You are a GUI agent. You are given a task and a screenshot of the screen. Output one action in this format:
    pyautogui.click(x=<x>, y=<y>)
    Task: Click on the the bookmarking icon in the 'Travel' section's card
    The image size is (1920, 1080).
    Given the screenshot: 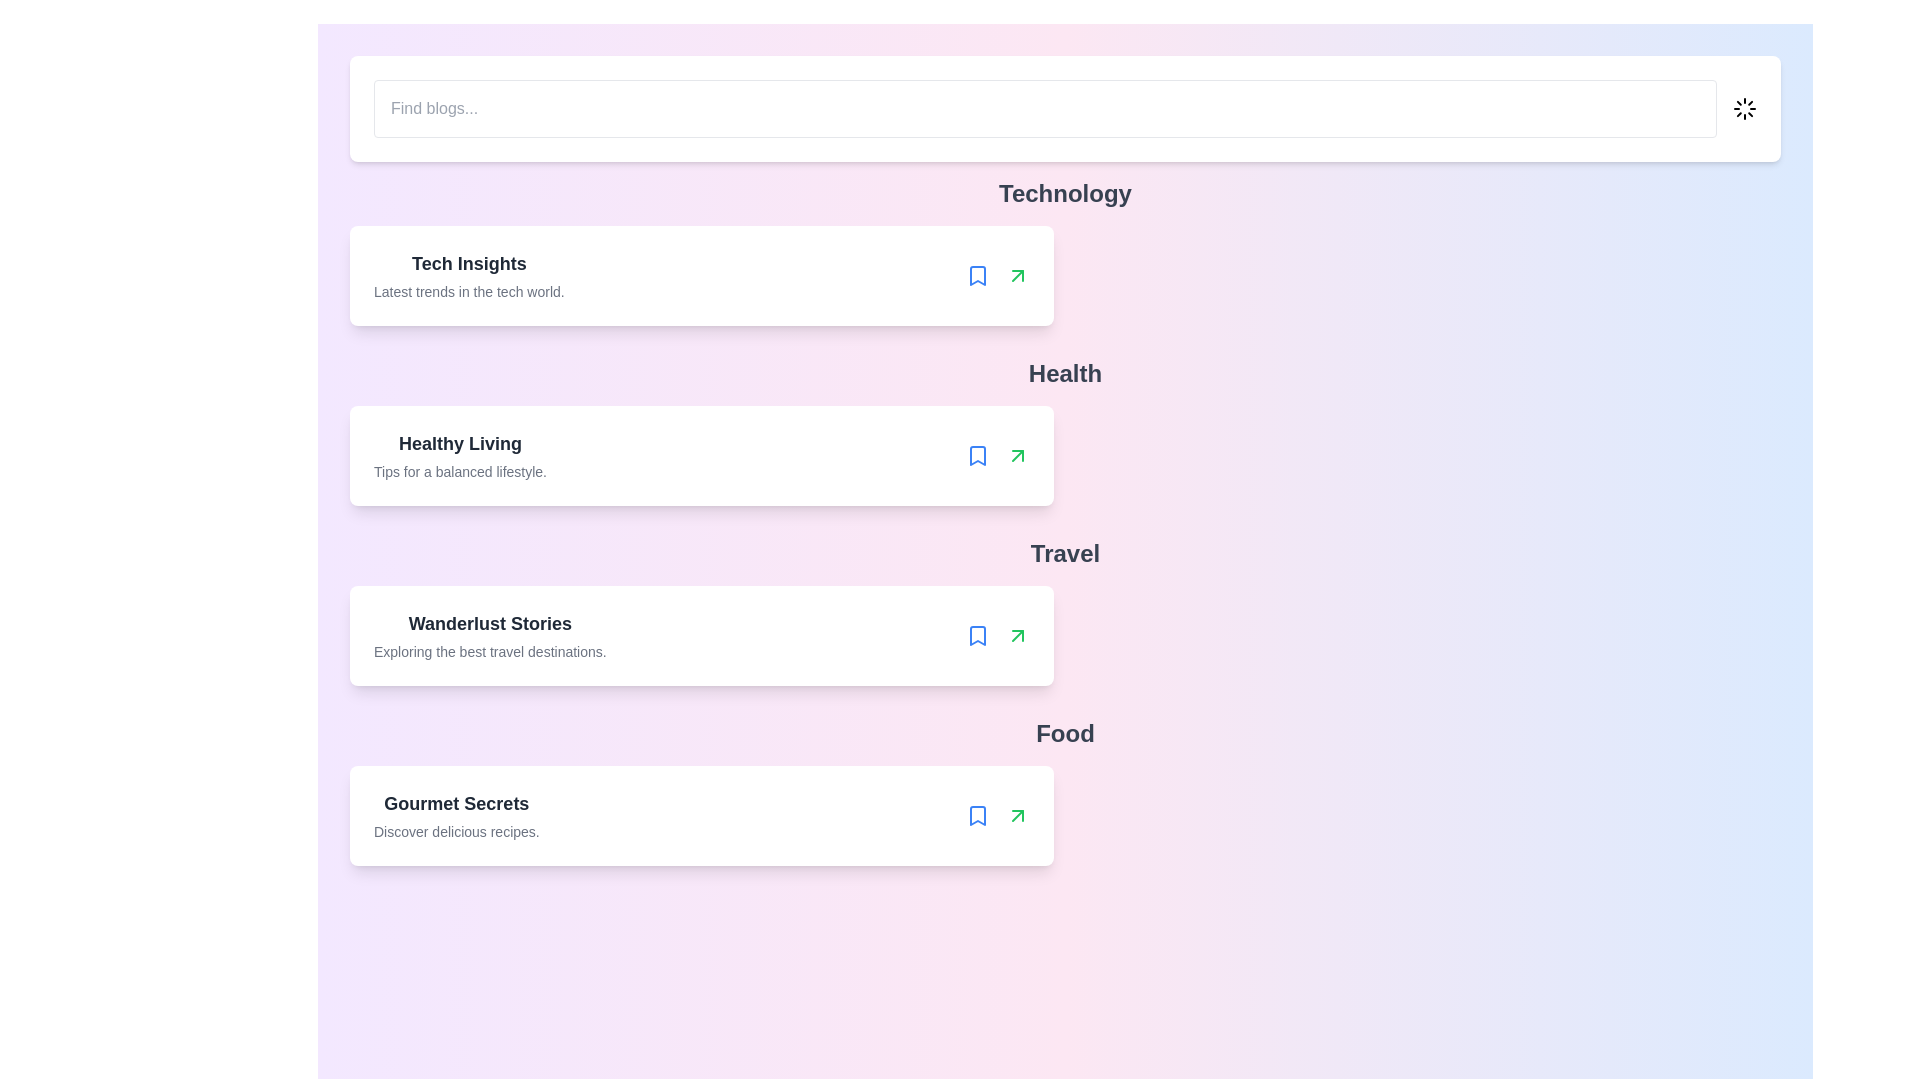 What is the action you would take?
    pyautogui.click(x=977, y=636)
    